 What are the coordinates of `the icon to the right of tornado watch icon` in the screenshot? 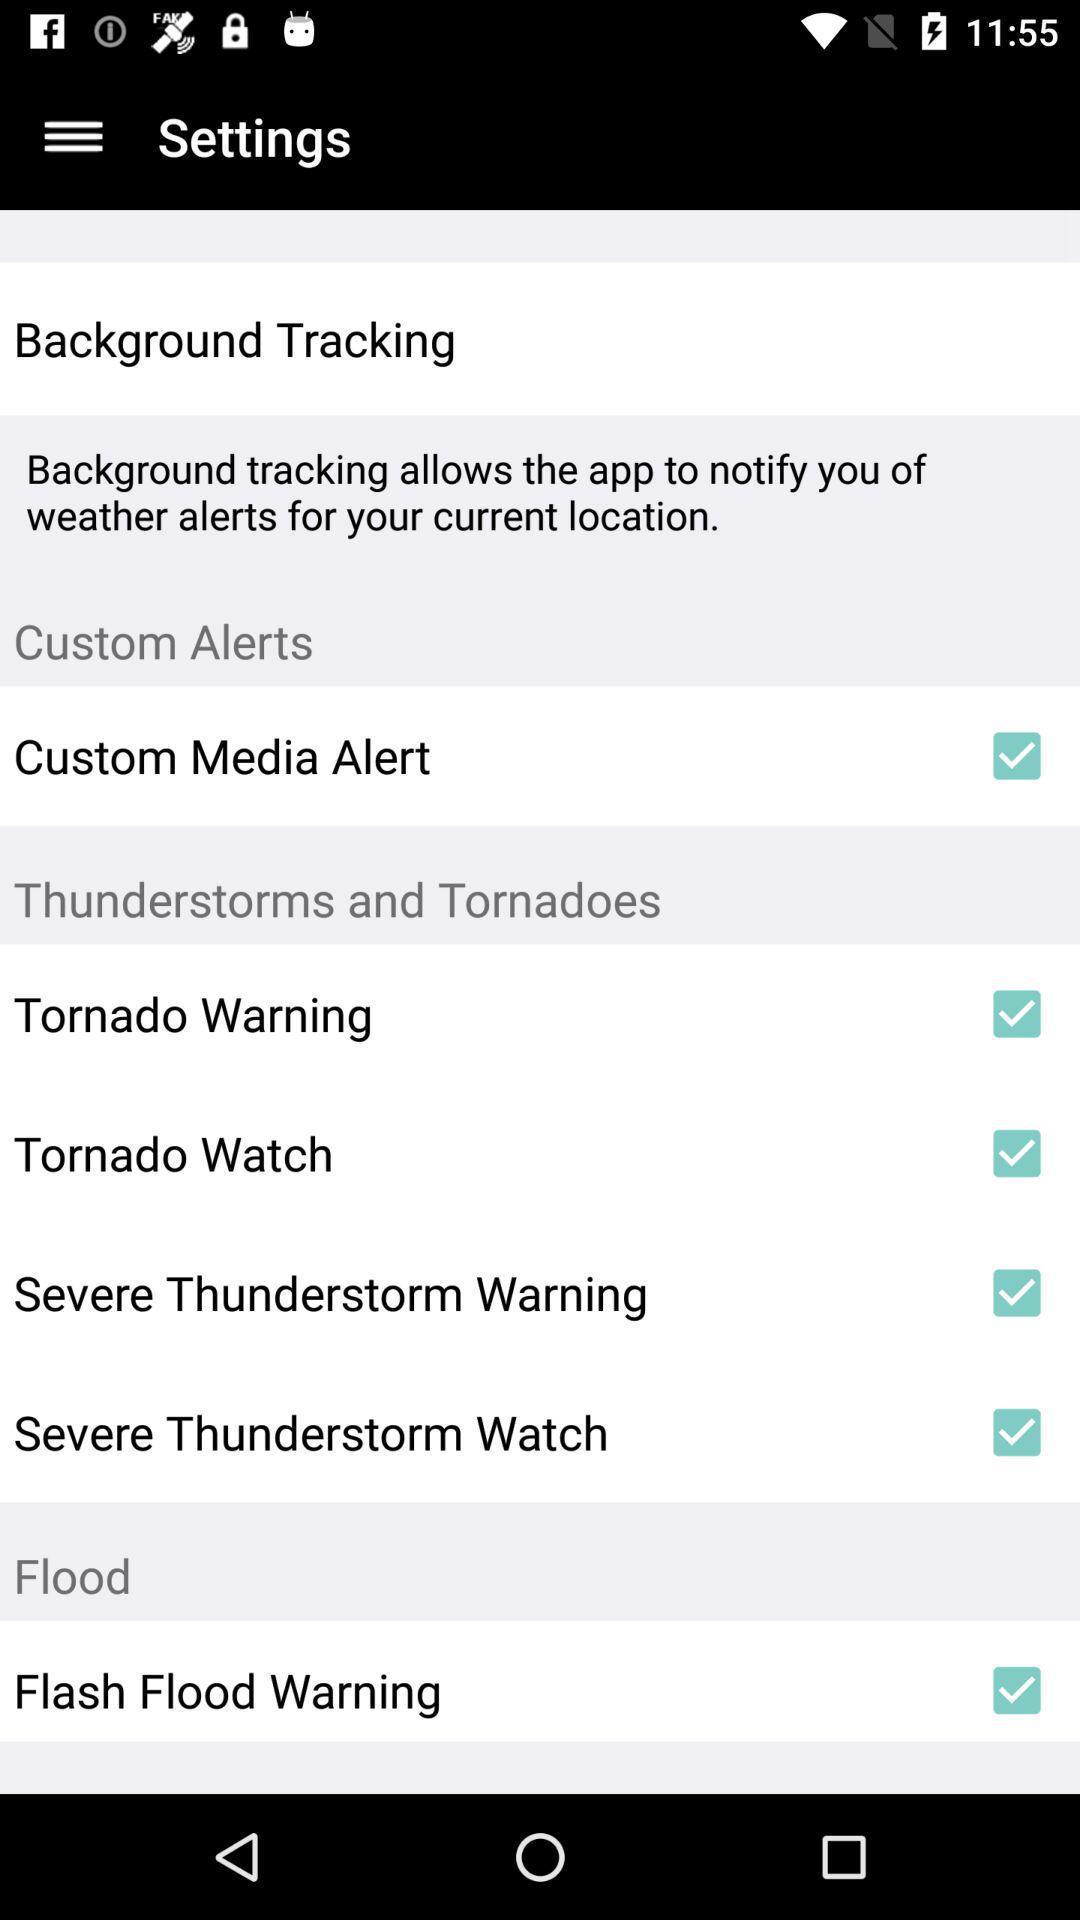 It's located at (1017, 1153).